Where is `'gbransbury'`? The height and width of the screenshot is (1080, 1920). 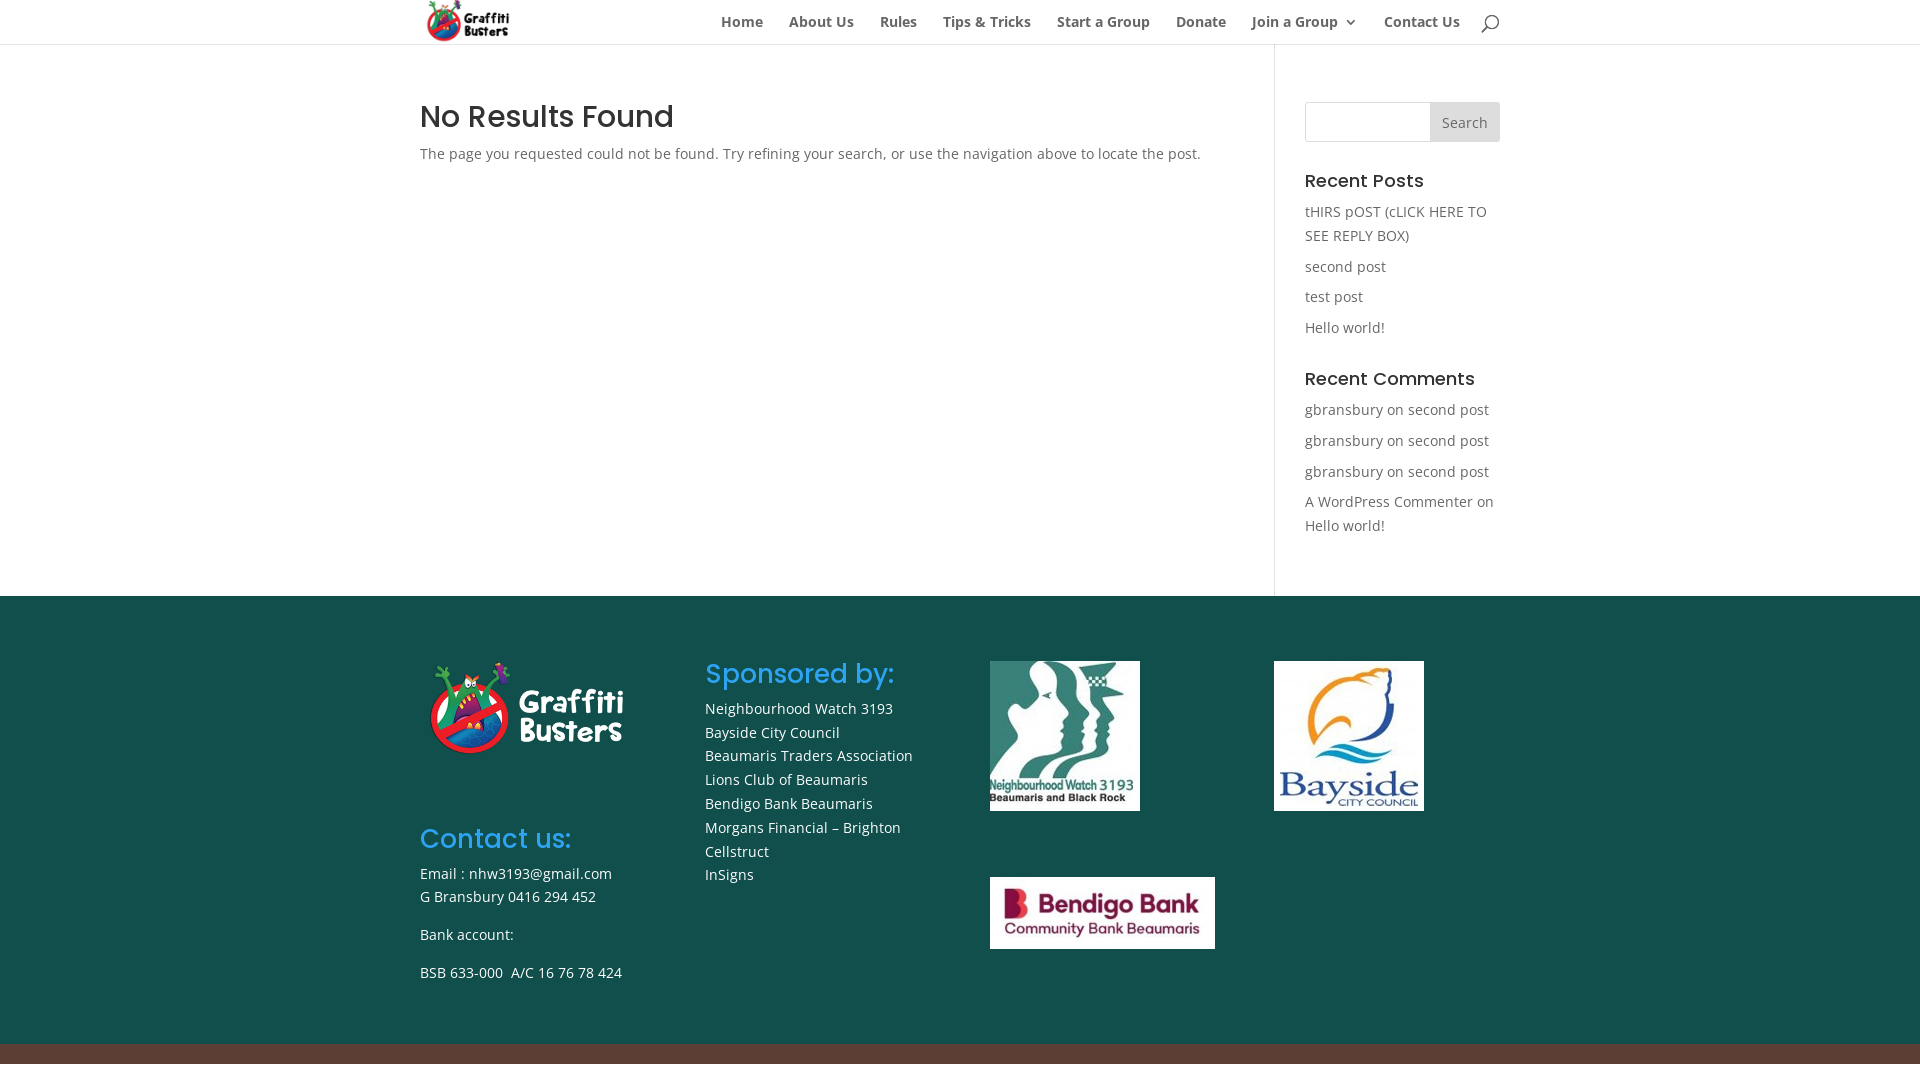
'gbransbury' is located at coordinates (1305, 439).